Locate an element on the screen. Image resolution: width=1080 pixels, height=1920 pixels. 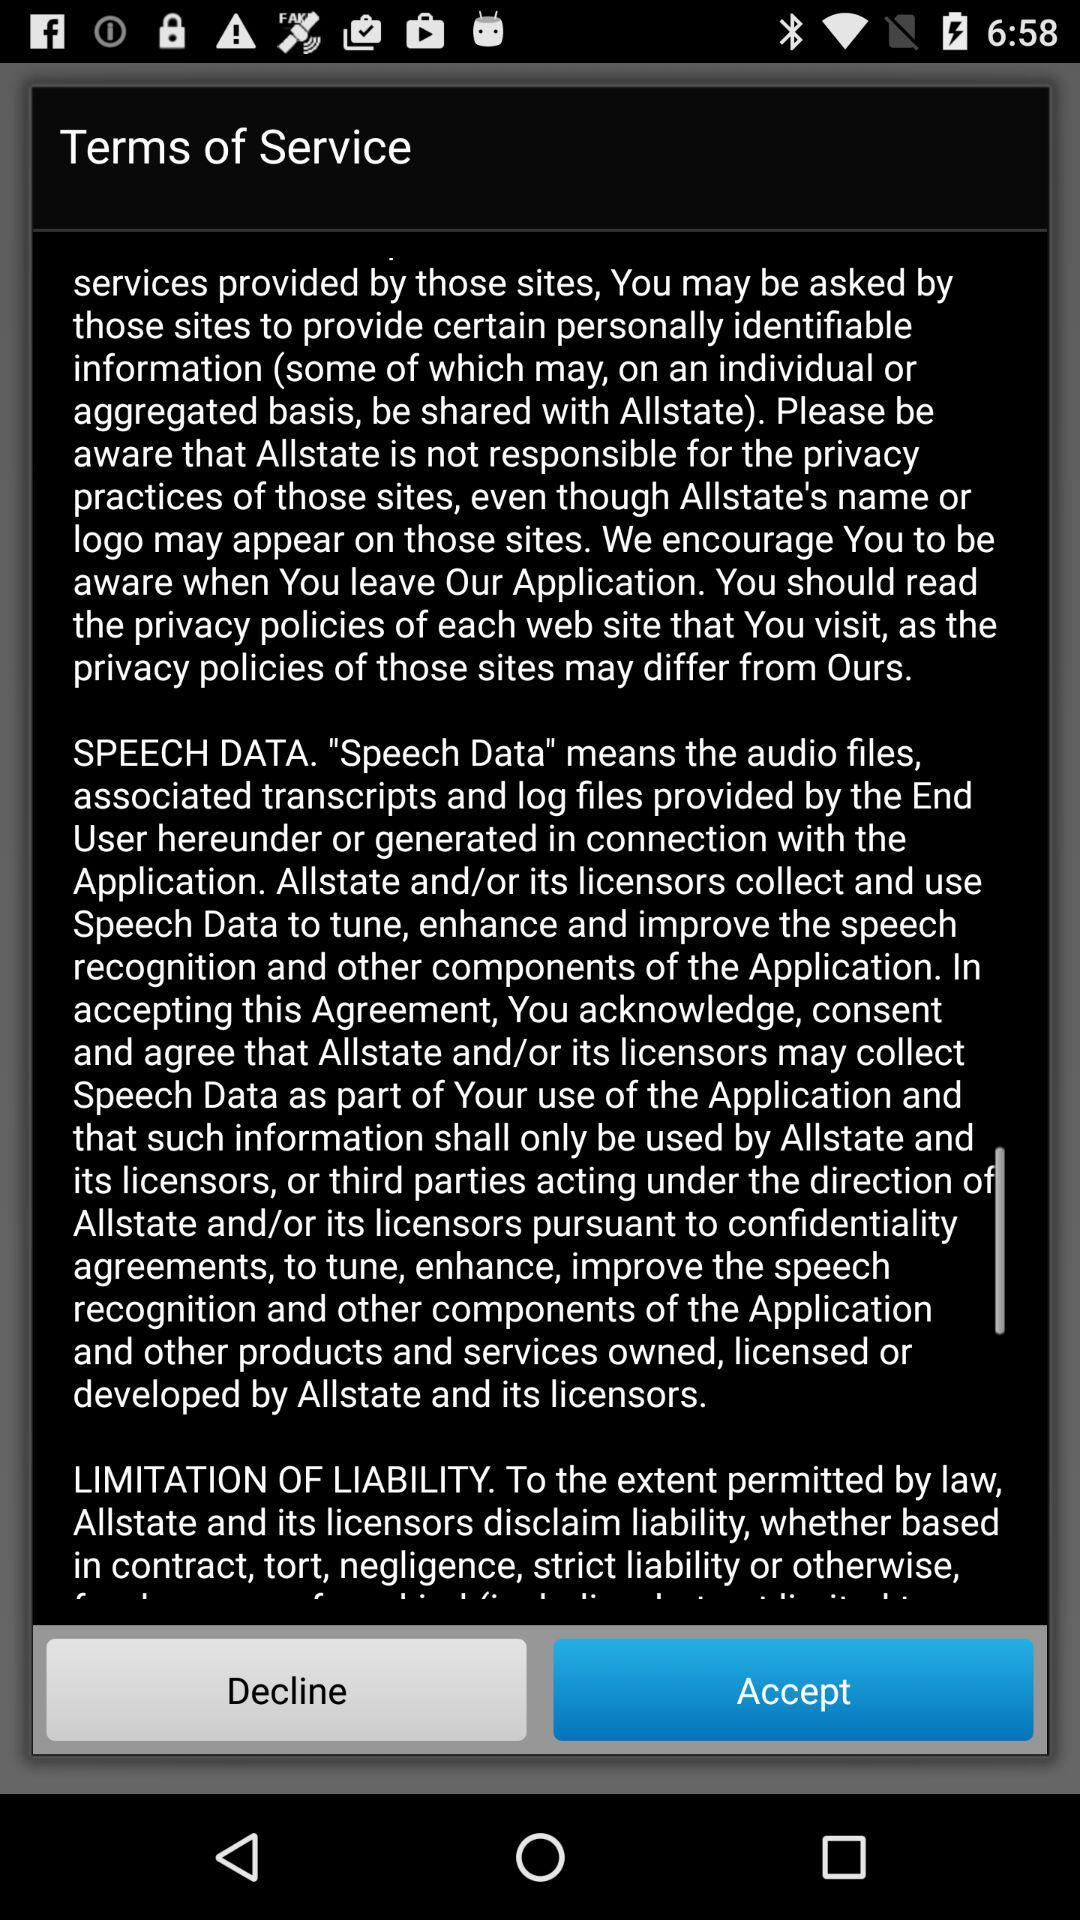
the decline button is located at coordinates (286, 1688).